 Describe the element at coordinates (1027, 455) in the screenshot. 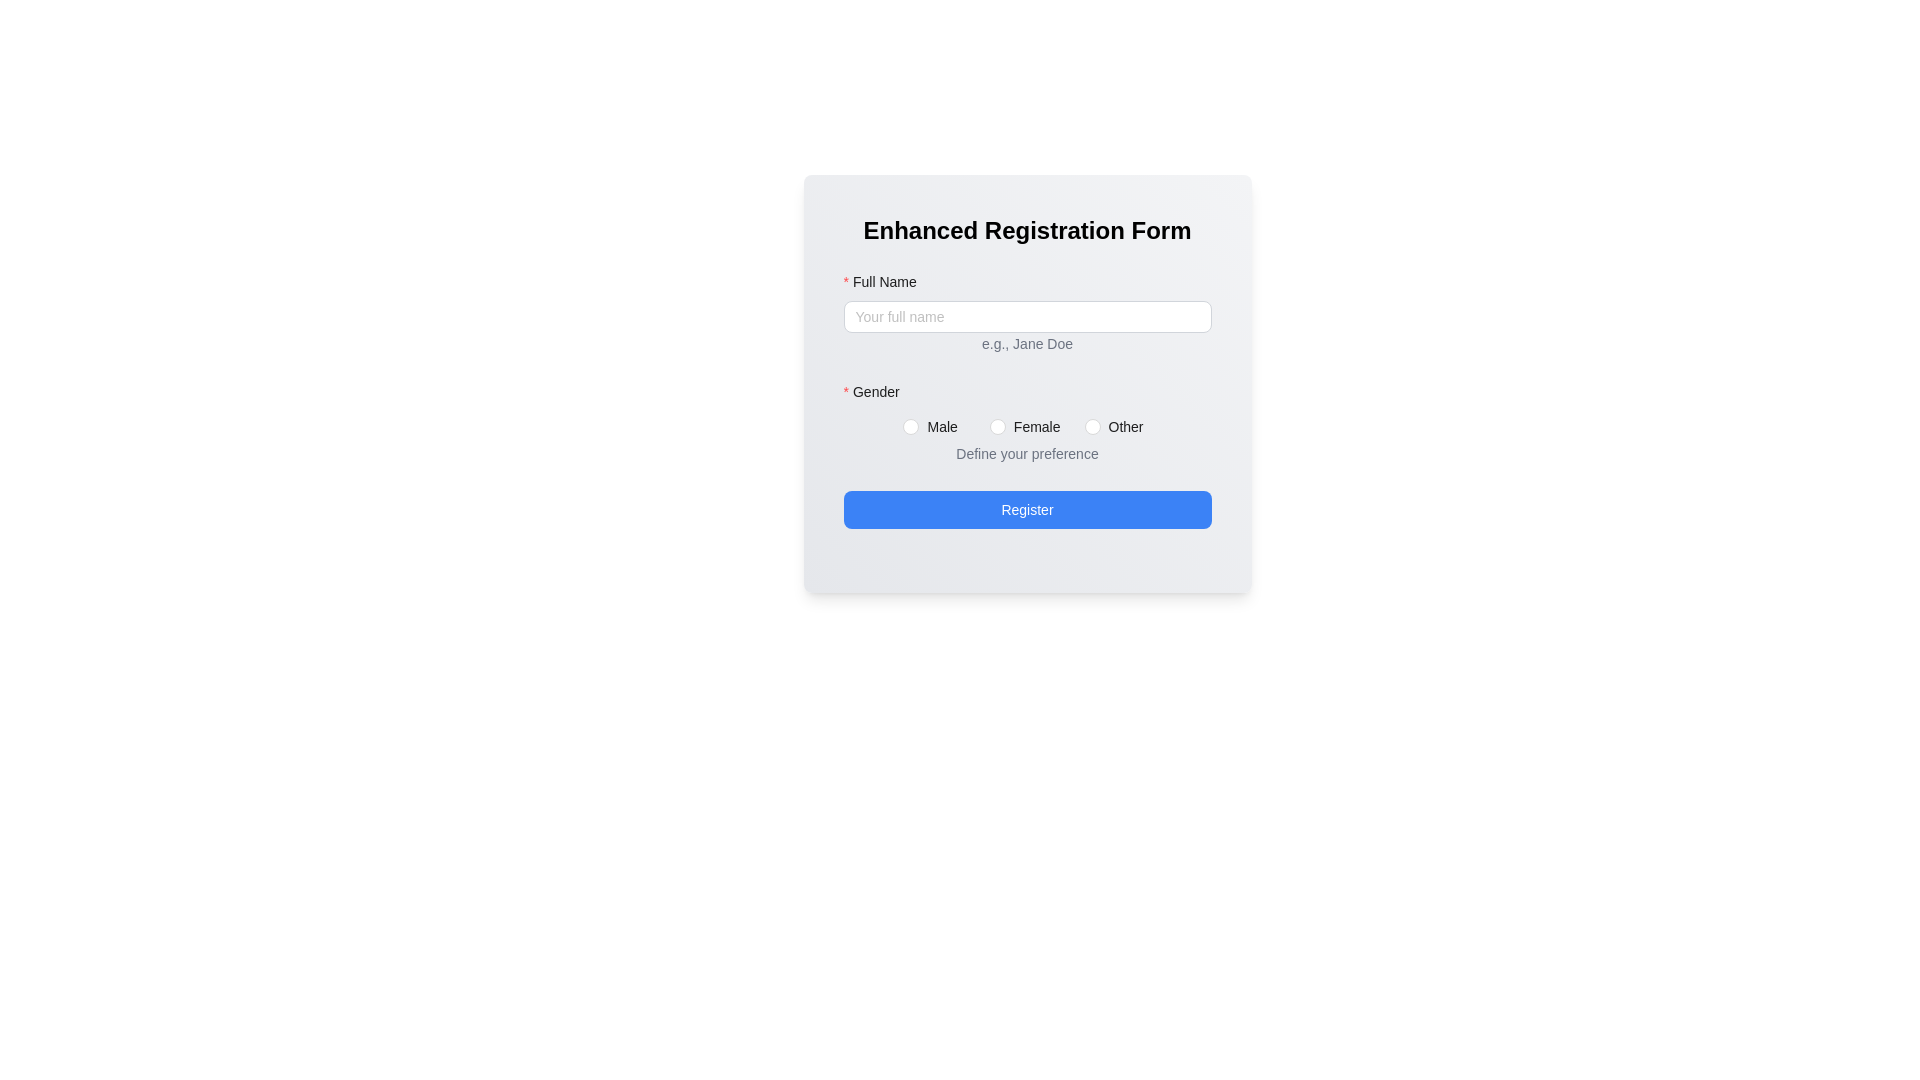

I see `the non-interactive text label providing clarification for the 'Gender' field, located below the radio buttons for 'Male', 'Female', and 'Other'` at that location.